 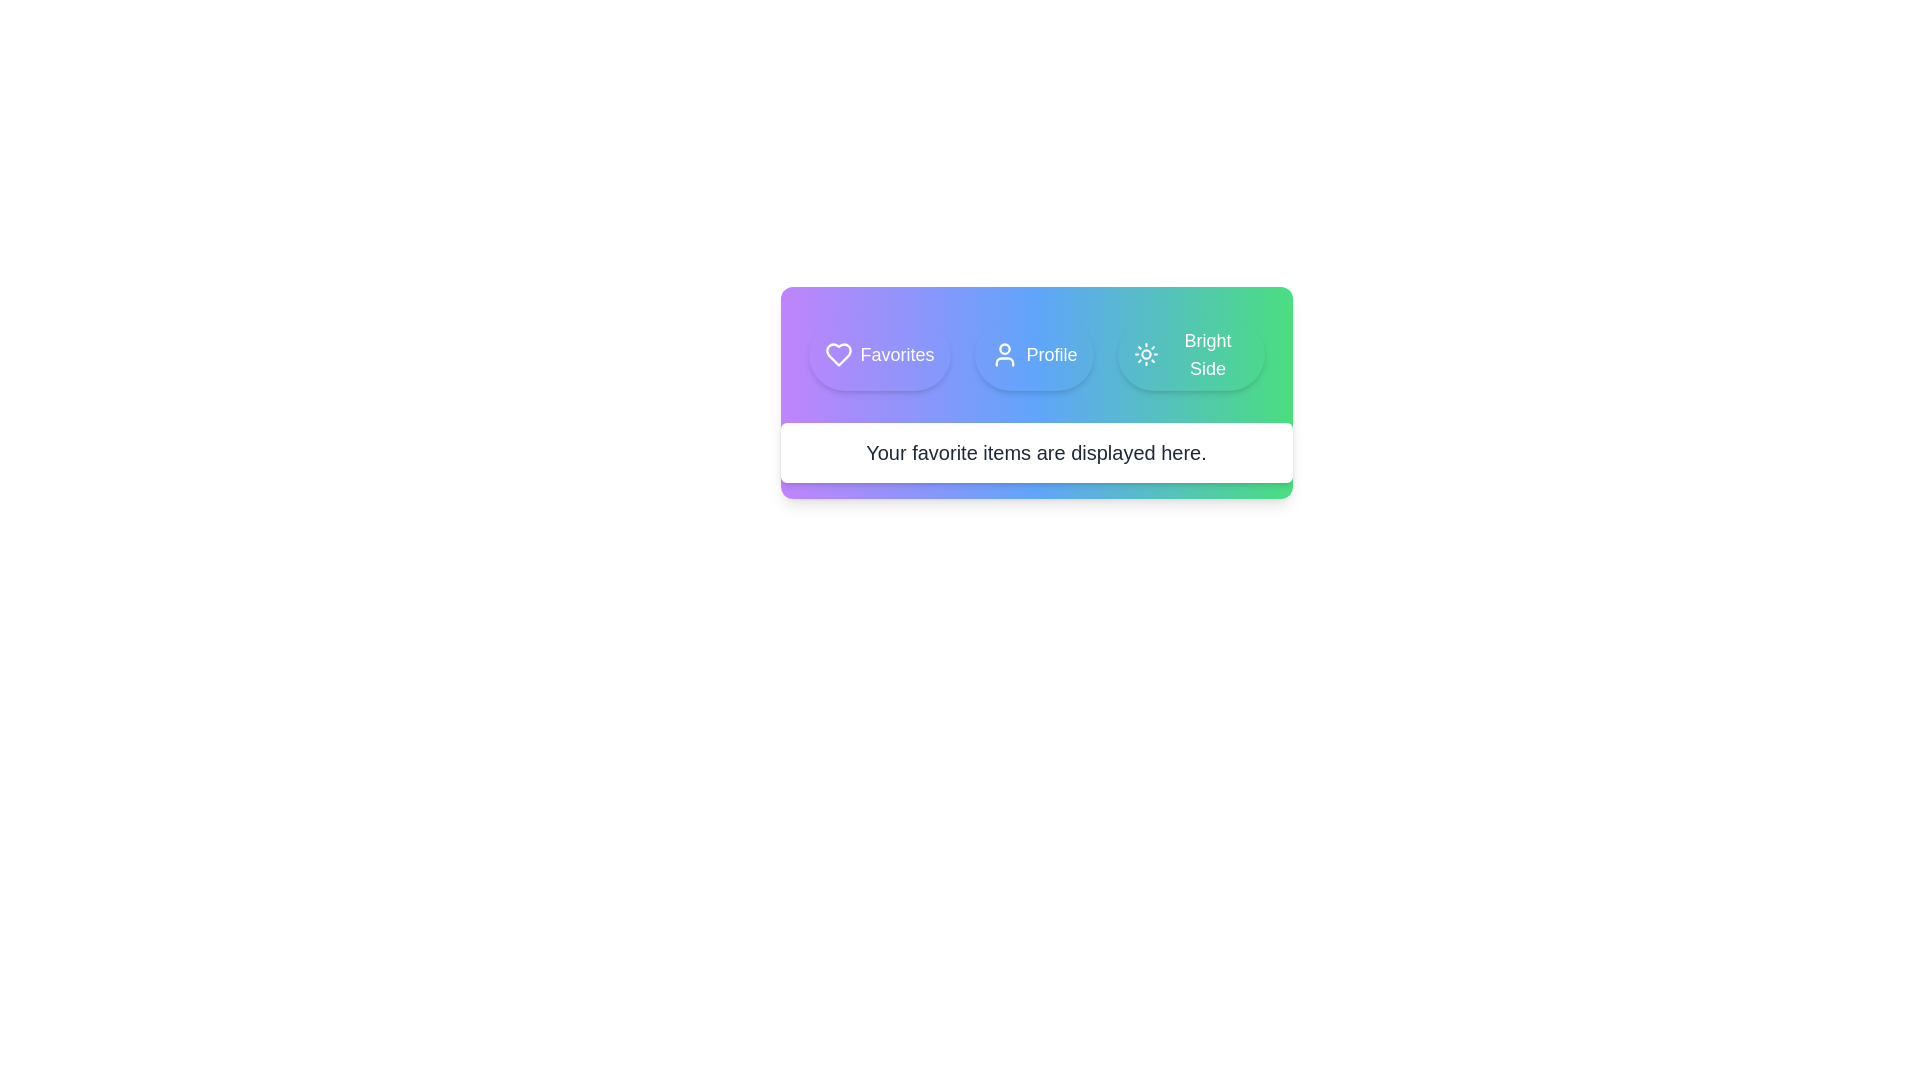 What do you see at coordinates (1036, 452) in the screenshot?
I see `the displayed content of the active tab` at bounding box center [1036, 452].